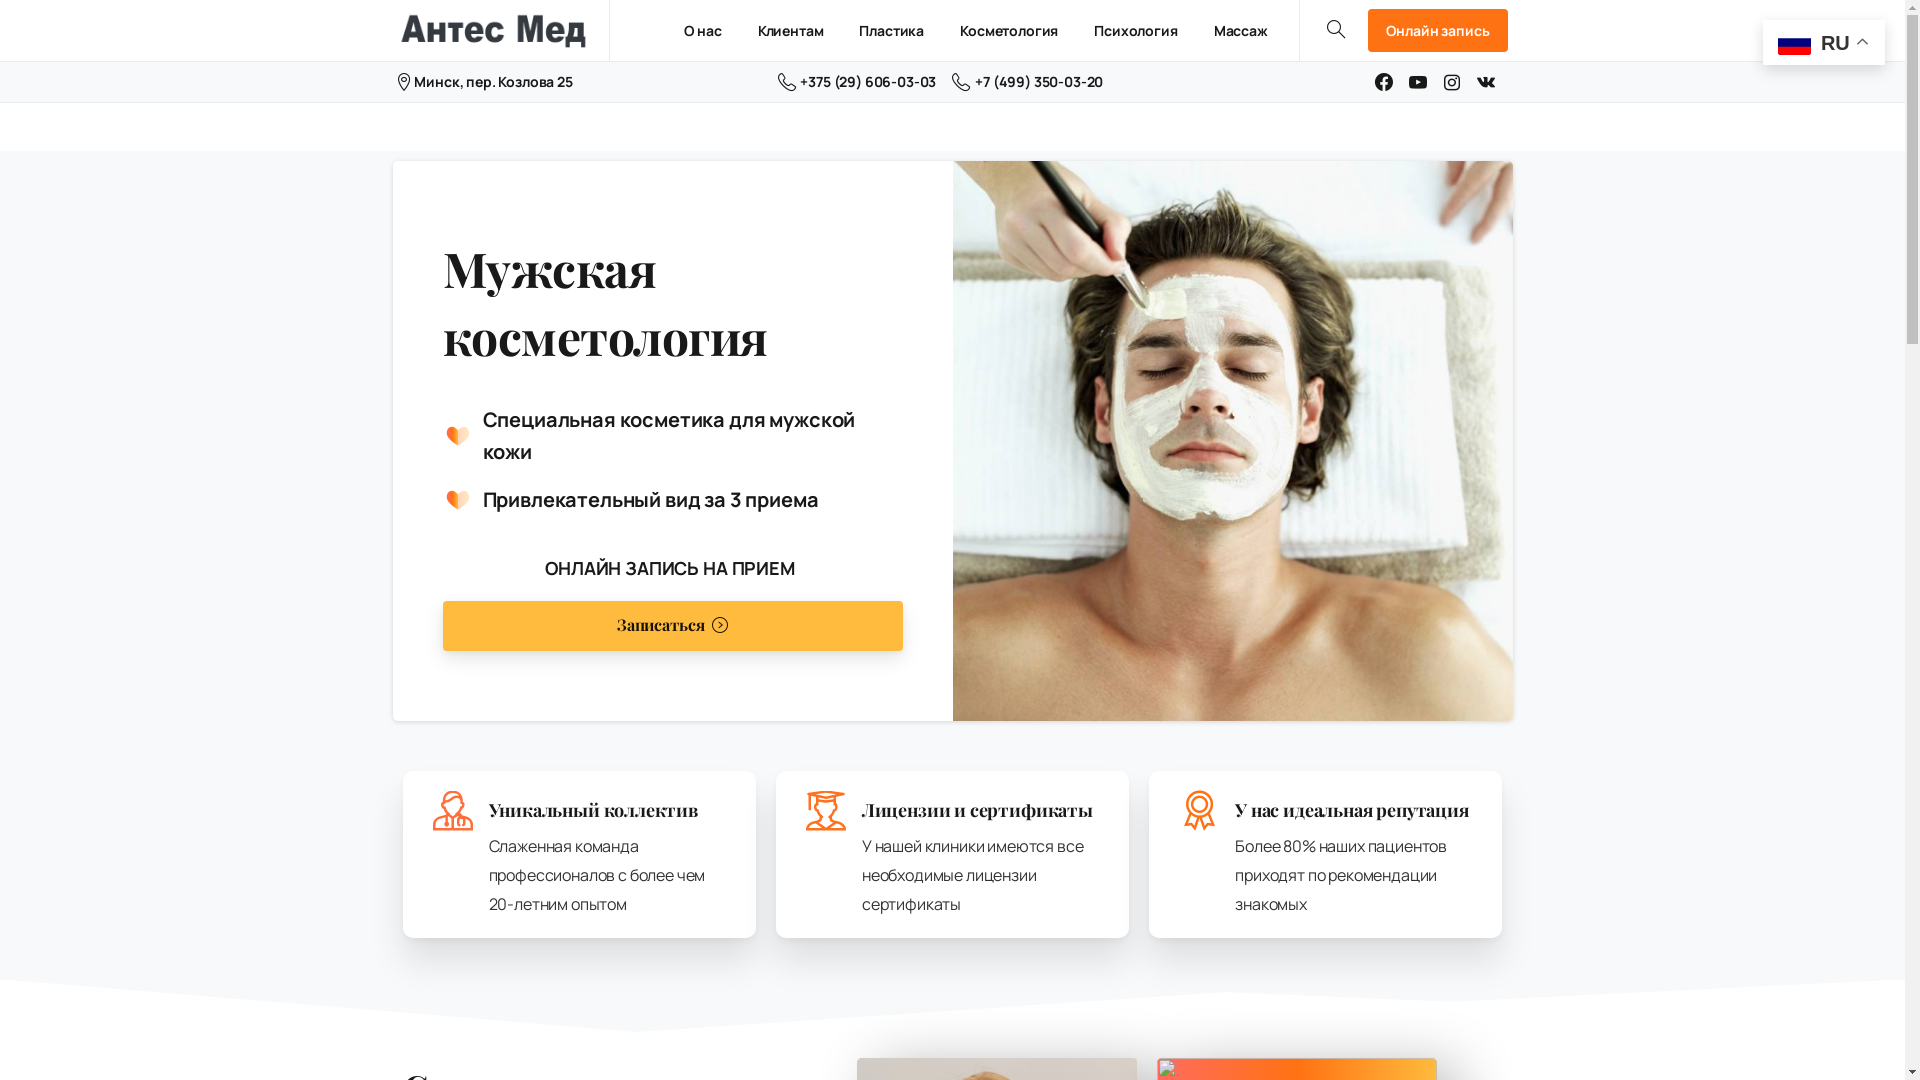  Describe the element at coordinates (857, 80) in the screenshot. I see `'+375 (29) 606-03-03'` at that location.